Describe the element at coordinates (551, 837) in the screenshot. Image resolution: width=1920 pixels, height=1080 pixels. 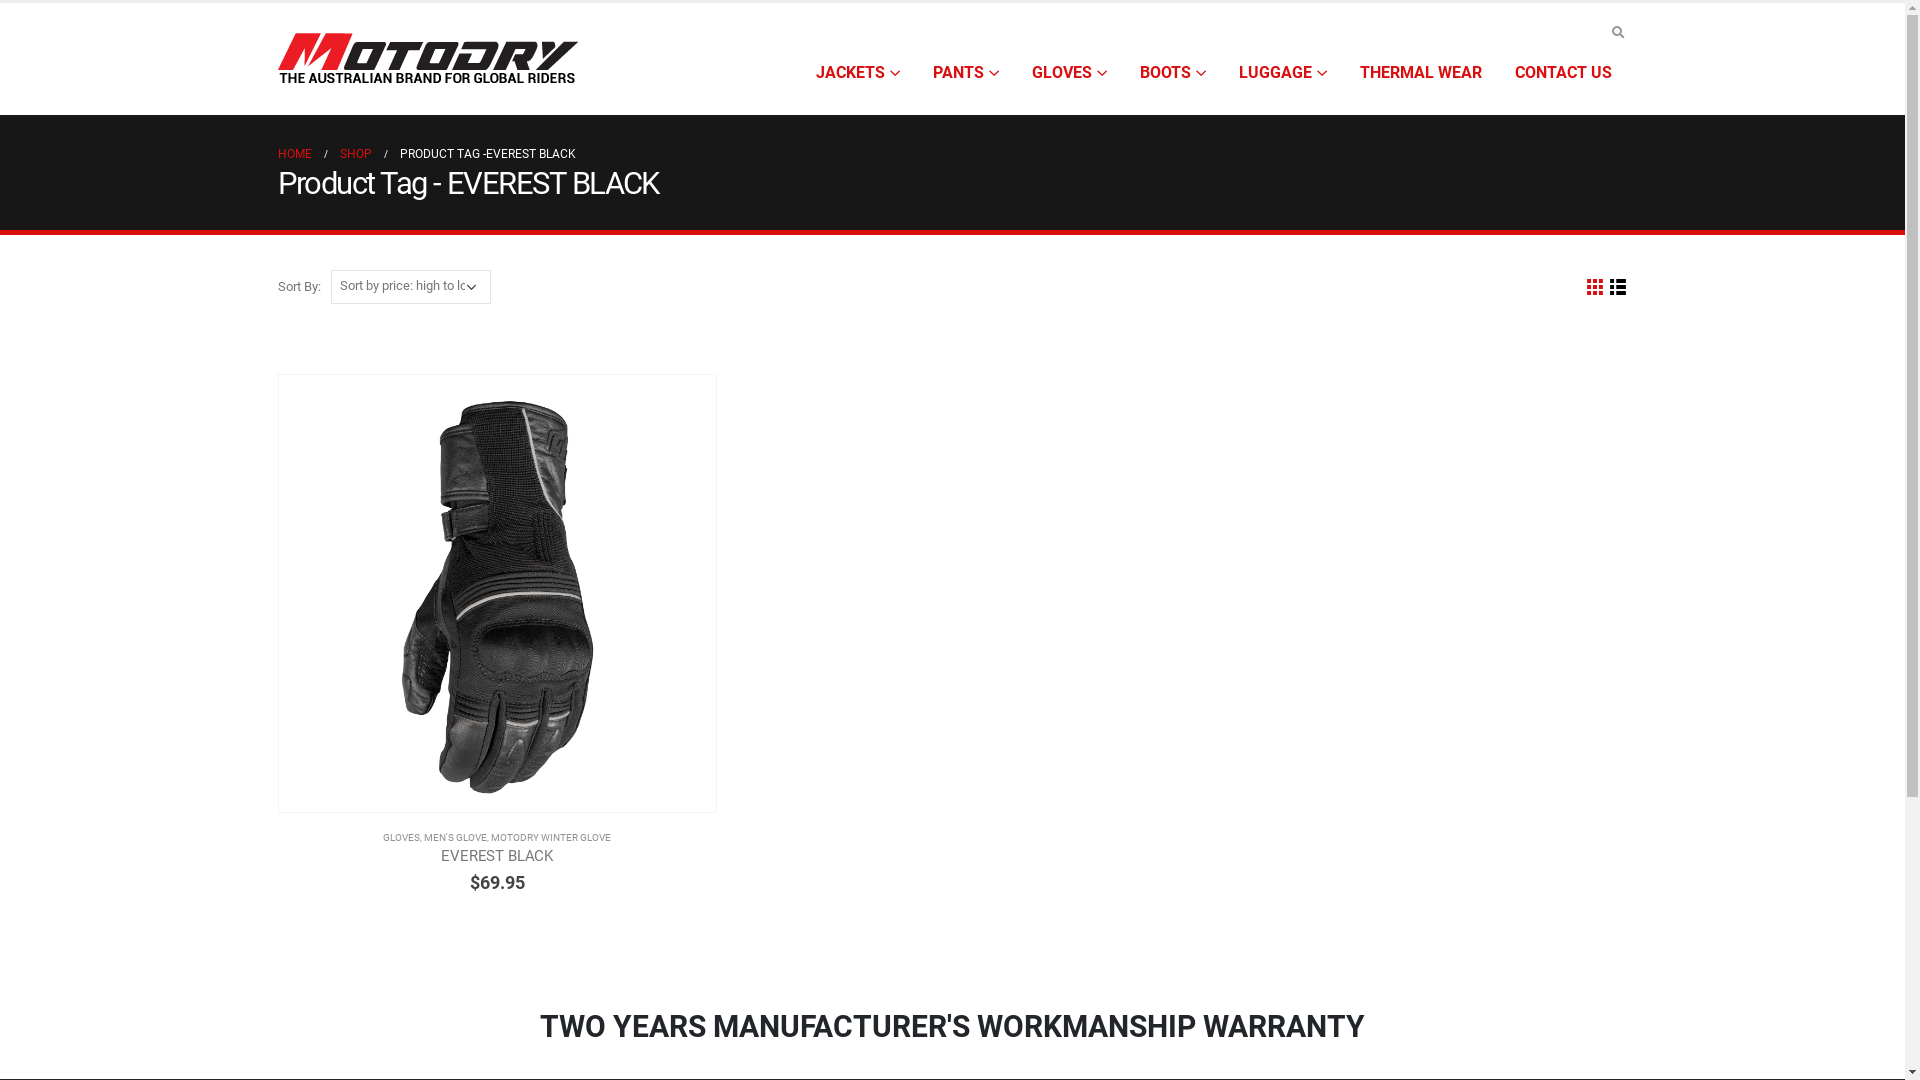
I see `'MOTODRY WINTER GLOVE'` at that location.